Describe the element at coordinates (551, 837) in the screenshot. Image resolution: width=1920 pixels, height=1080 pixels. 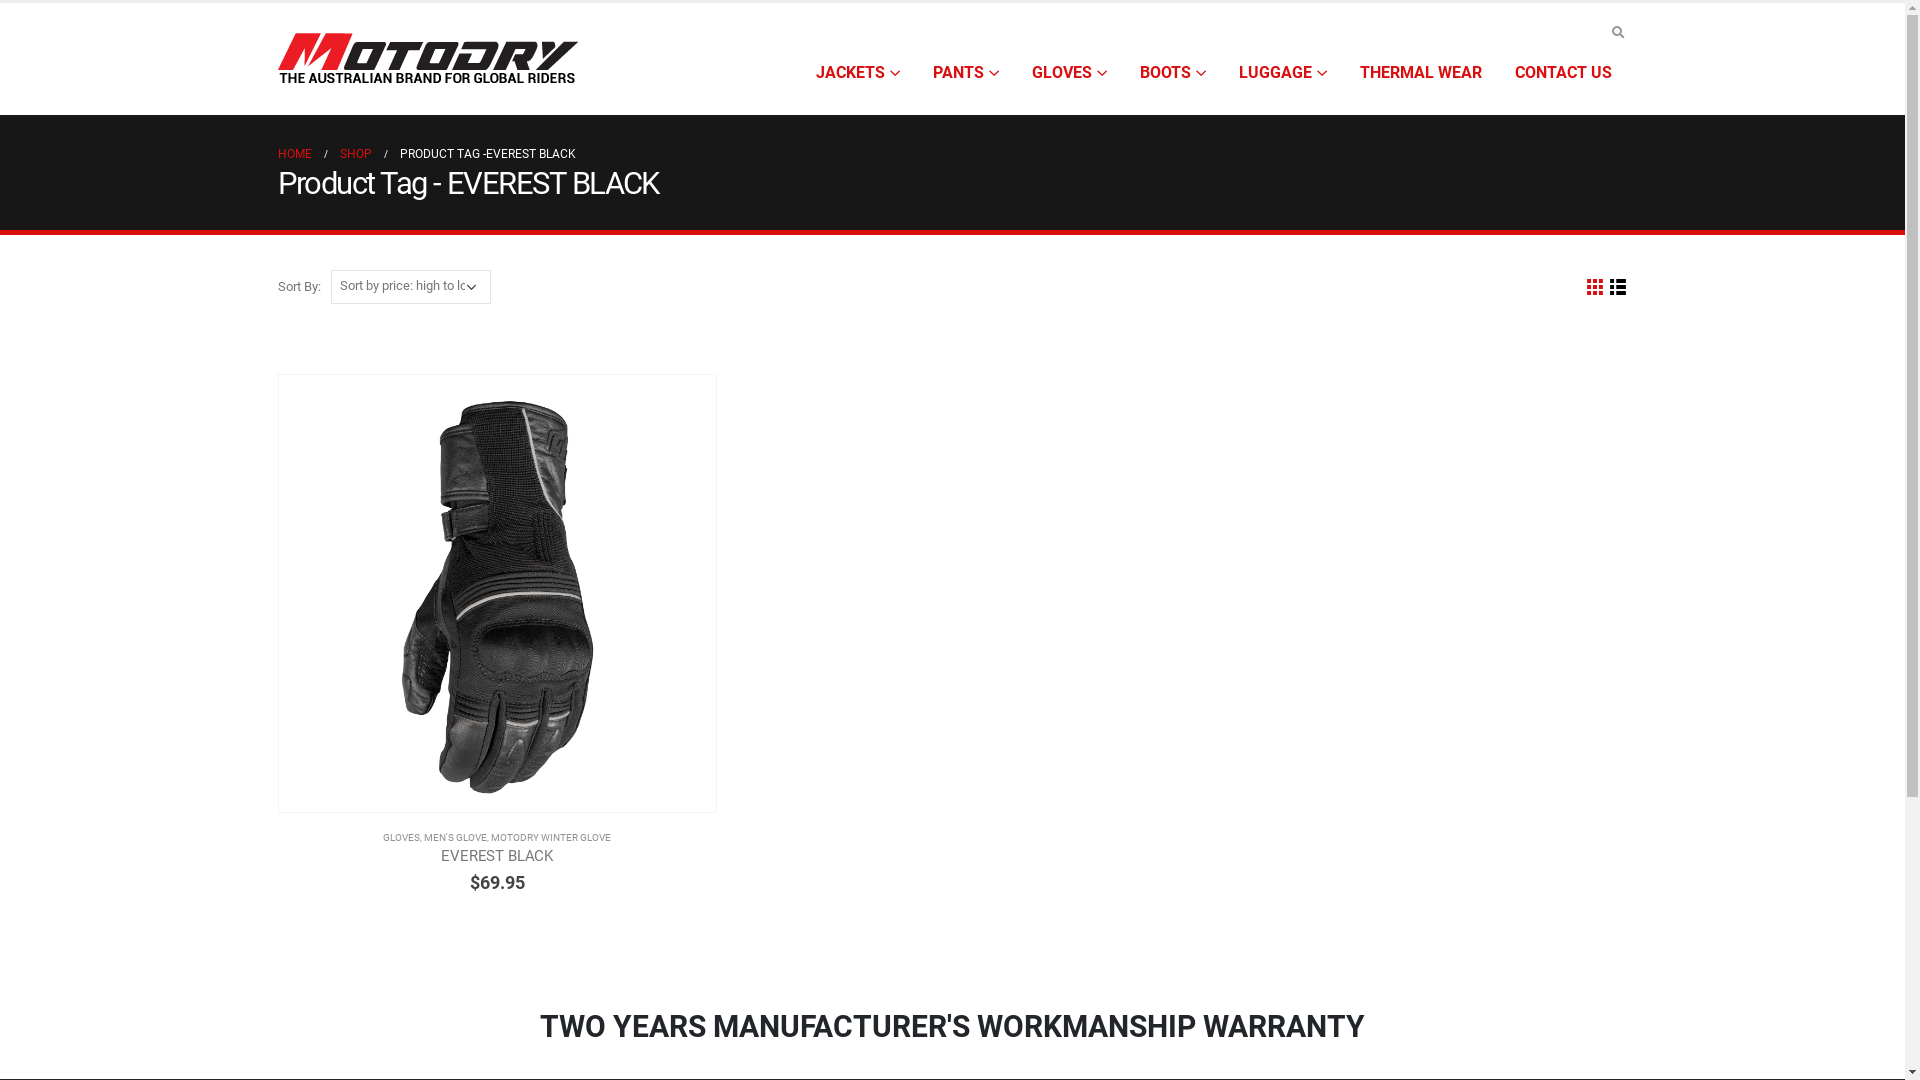
I see `'MOTODRY WINTER GLOVE'` at that location.